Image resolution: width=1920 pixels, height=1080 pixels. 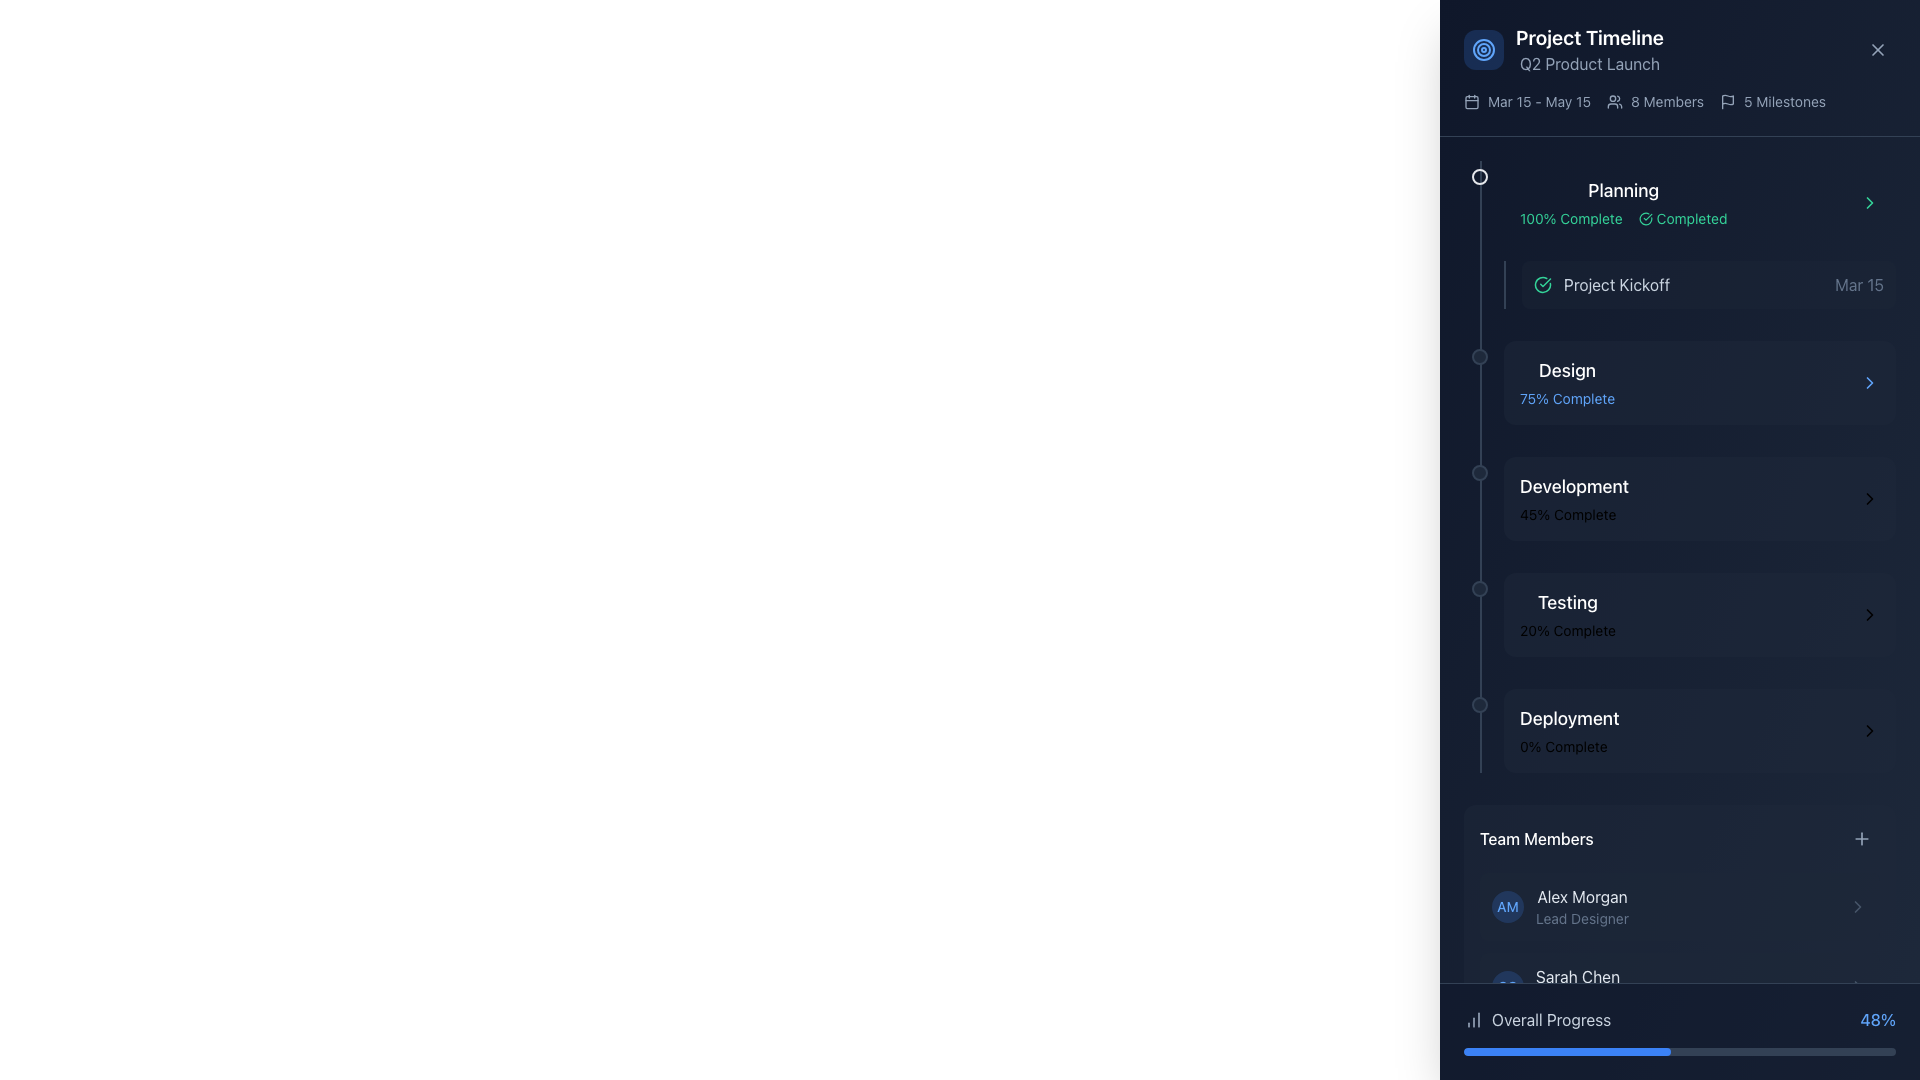 I want to click on the last item in the project timeline interface that represents the 'Deployment' stage, so click(x=1698, y=731).